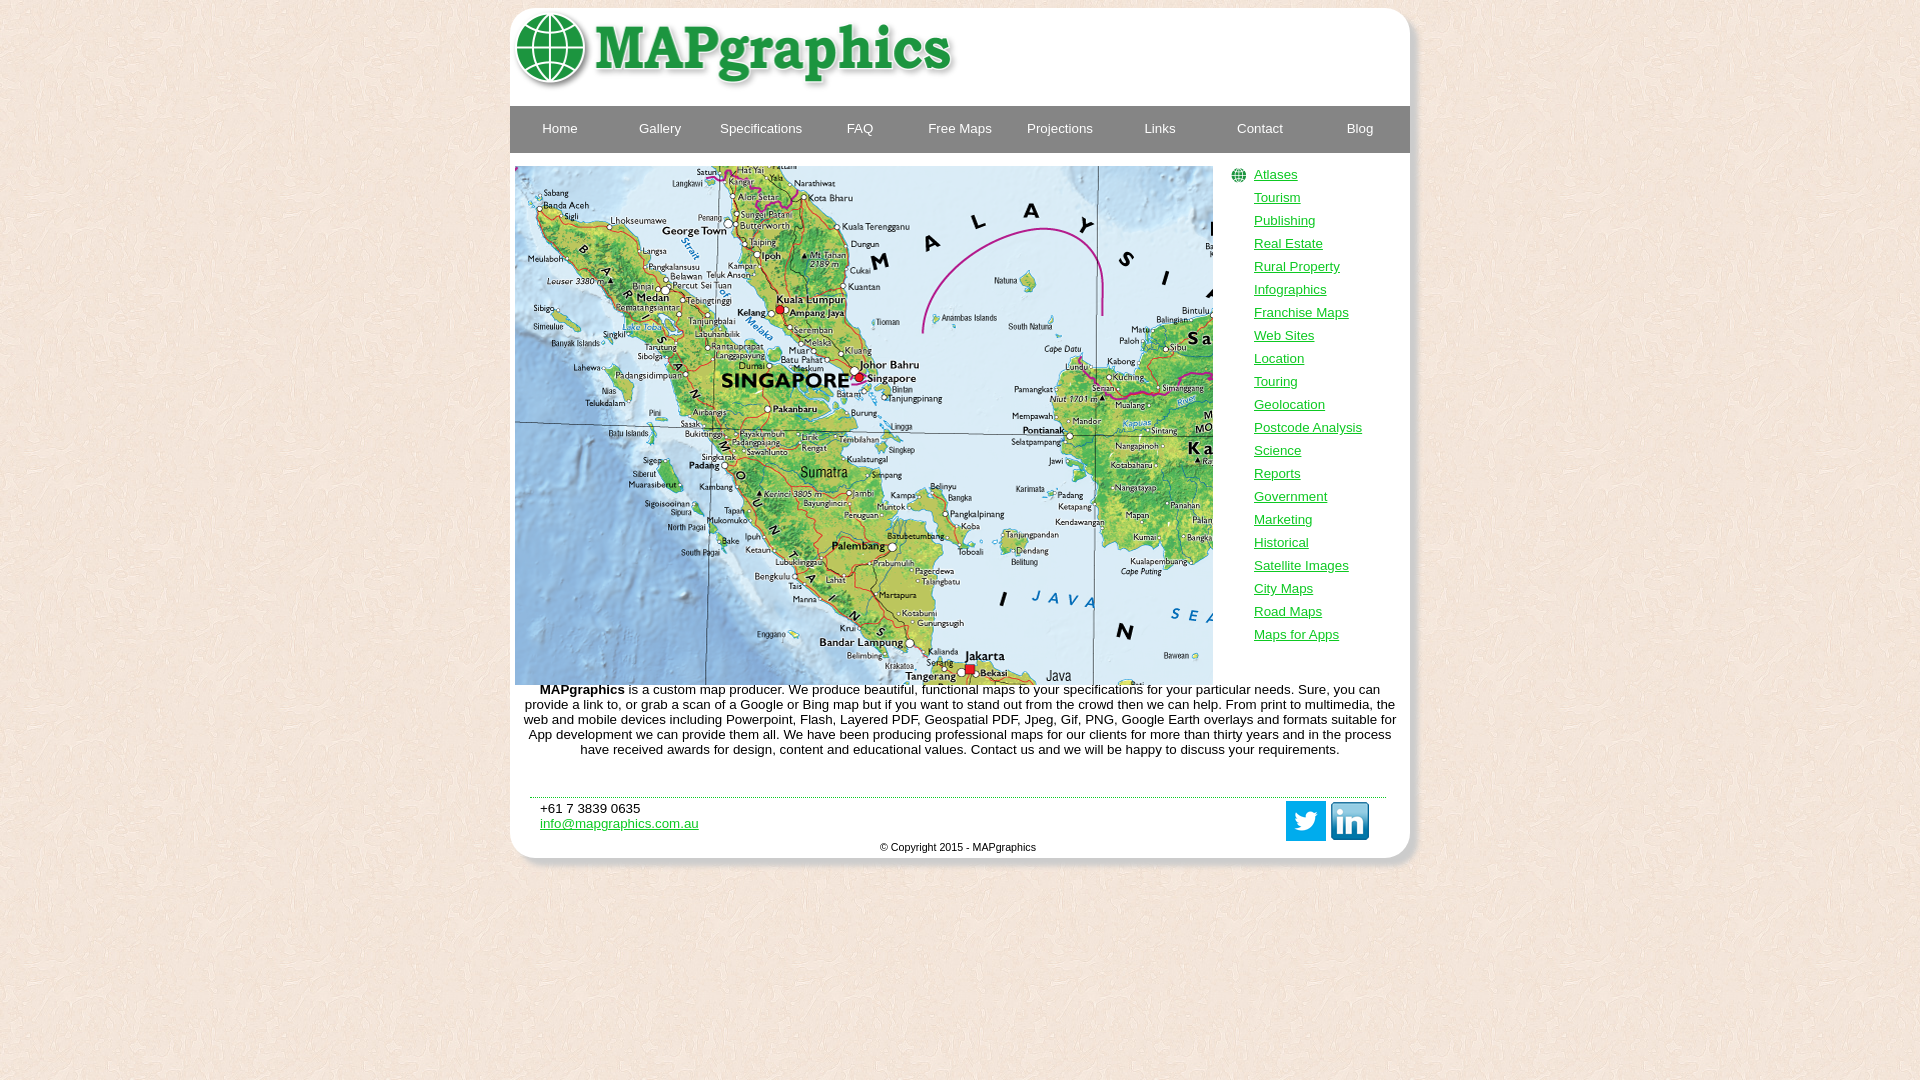  What do you see at coordinates (1059, 129) in the screenshot?
I see `'Projections'` at bounding box center [1059, 129].